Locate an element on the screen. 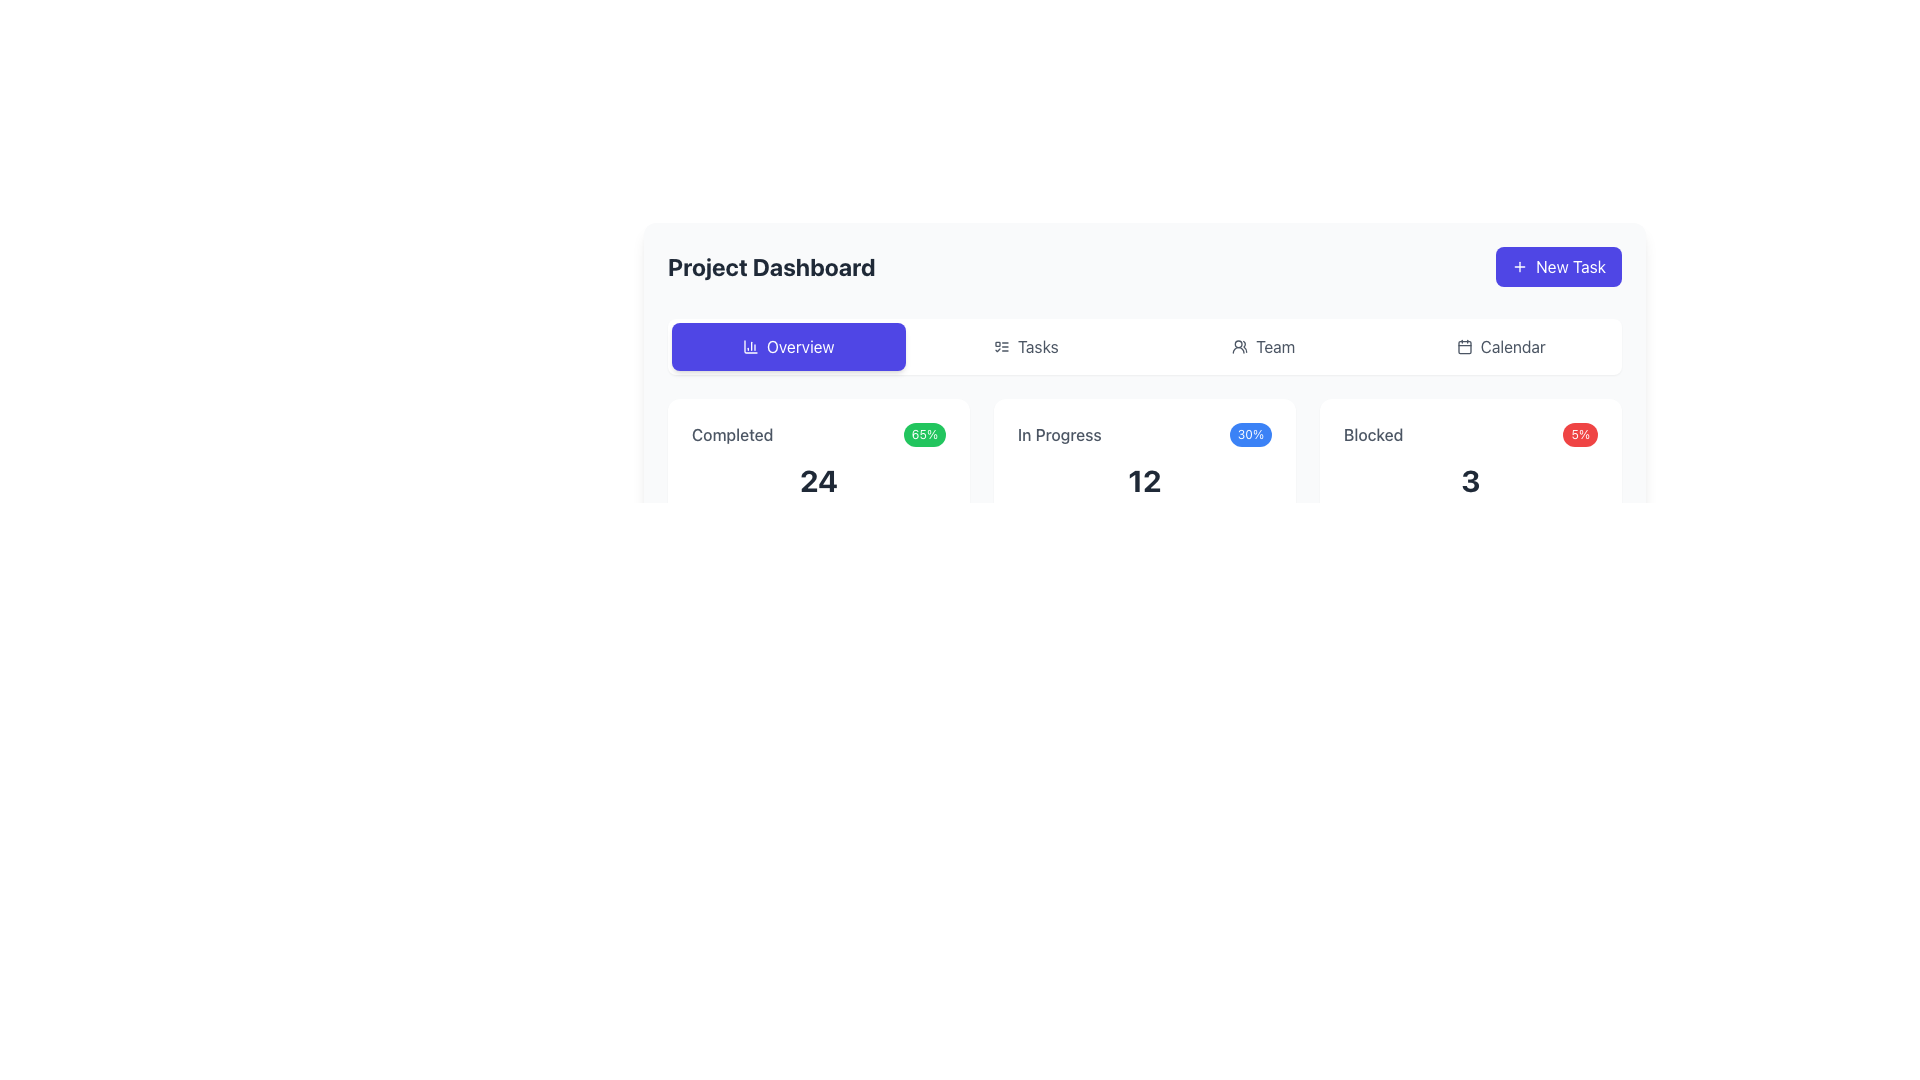  the Informational Card displaying 'In Progress' with a blue circular badge indicating '30%' and a bold number '12', located in the second position of three cards in a grid layout is located at coordinates (1145, 473).